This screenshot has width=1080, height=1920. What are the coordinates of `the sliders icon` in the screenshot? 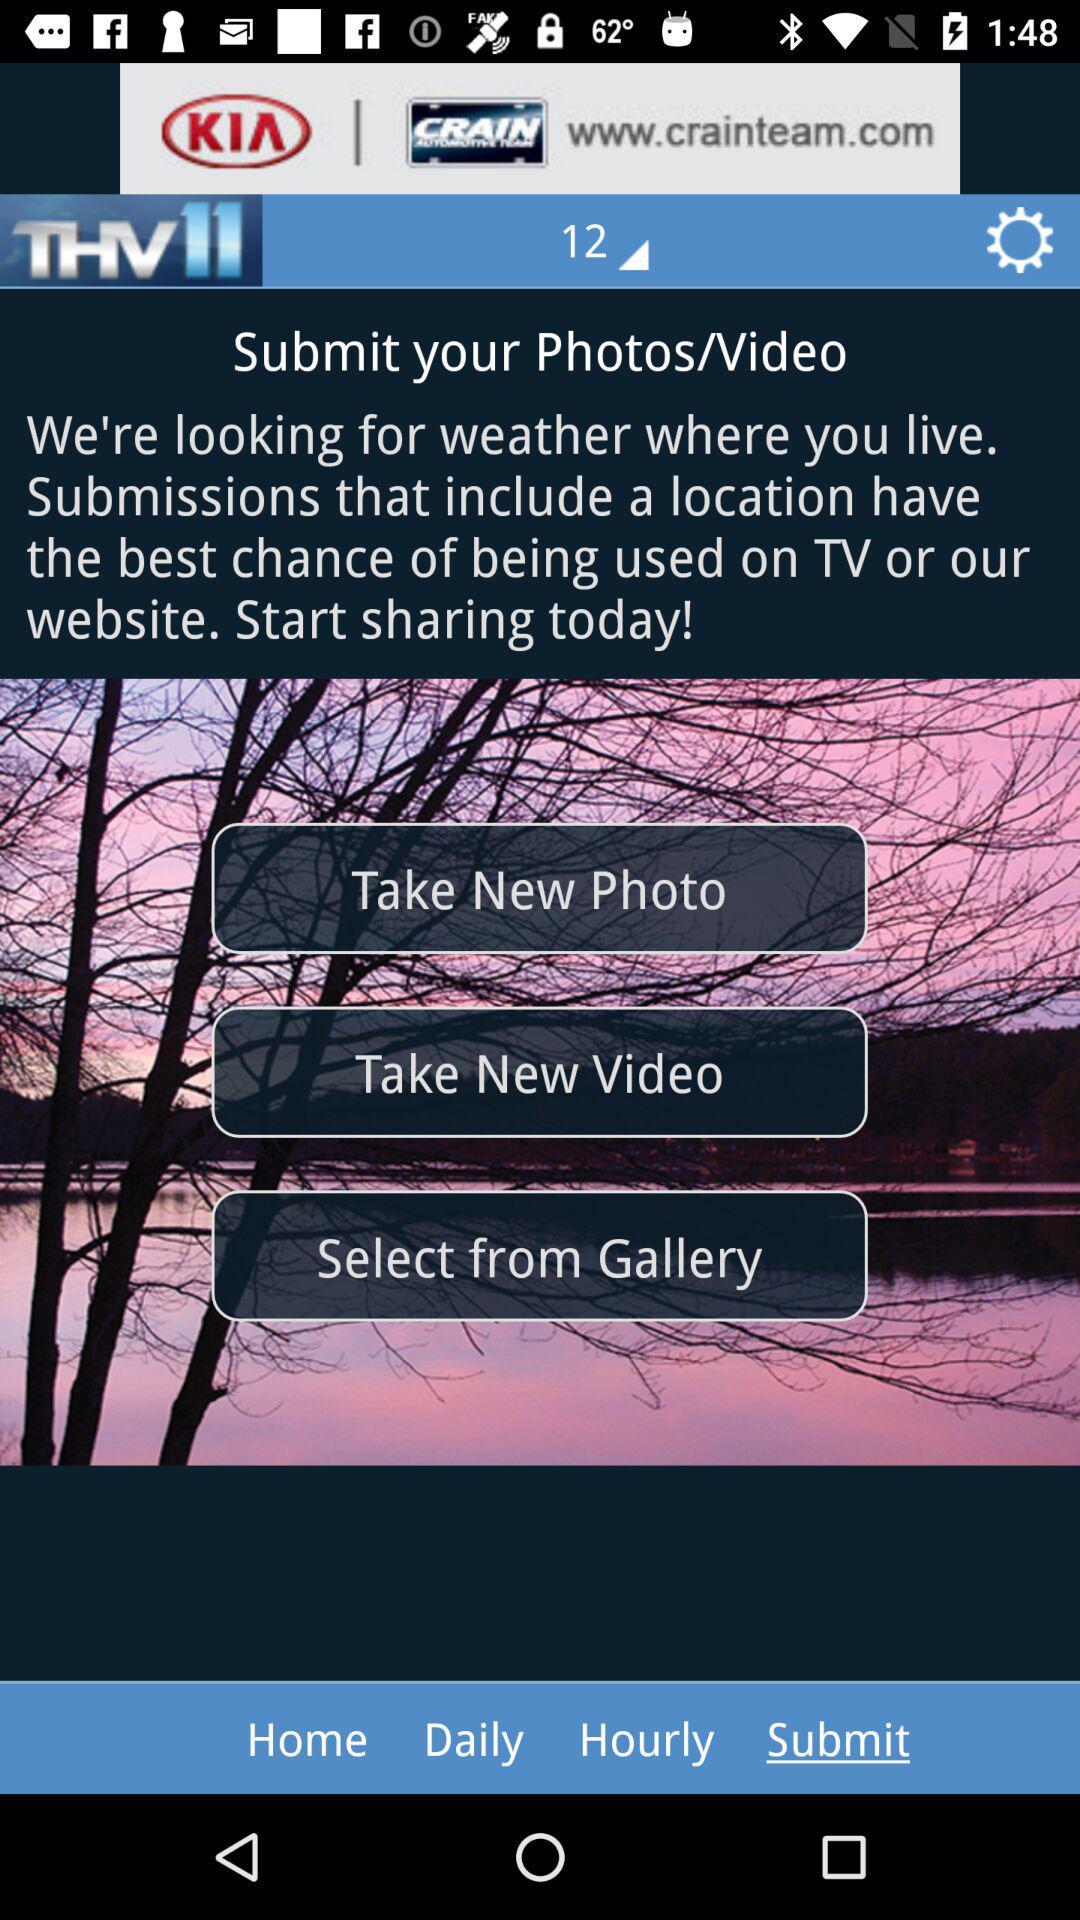 It's located at (131, 240).